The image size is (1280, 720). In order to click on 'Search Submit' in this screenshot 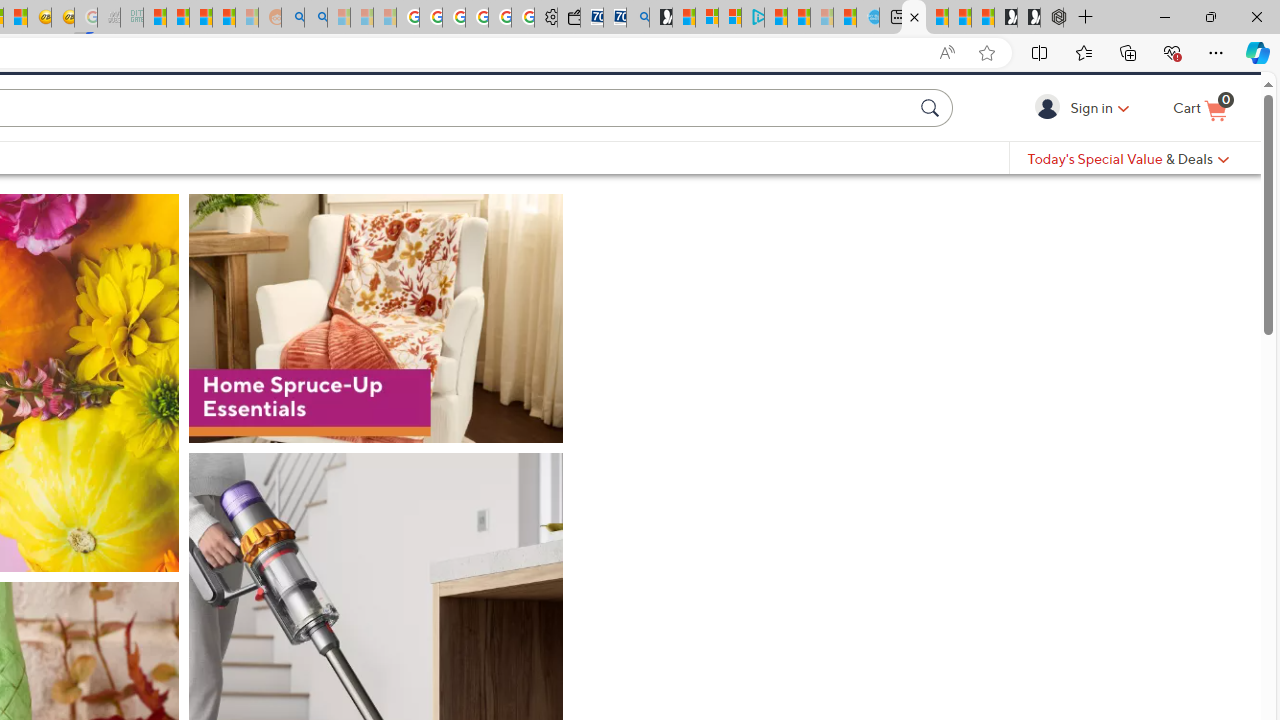, I will do `click(932, 140)`.